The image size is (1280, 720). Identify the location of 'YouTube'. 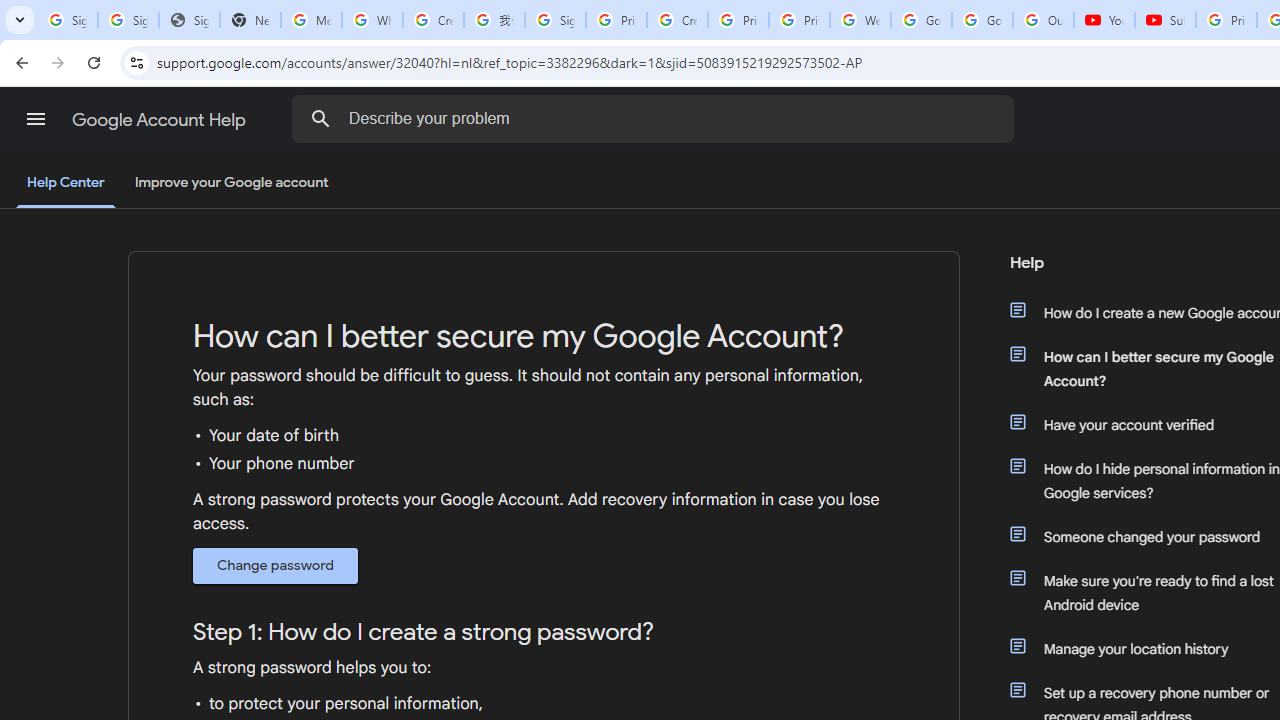
(1103, 20).